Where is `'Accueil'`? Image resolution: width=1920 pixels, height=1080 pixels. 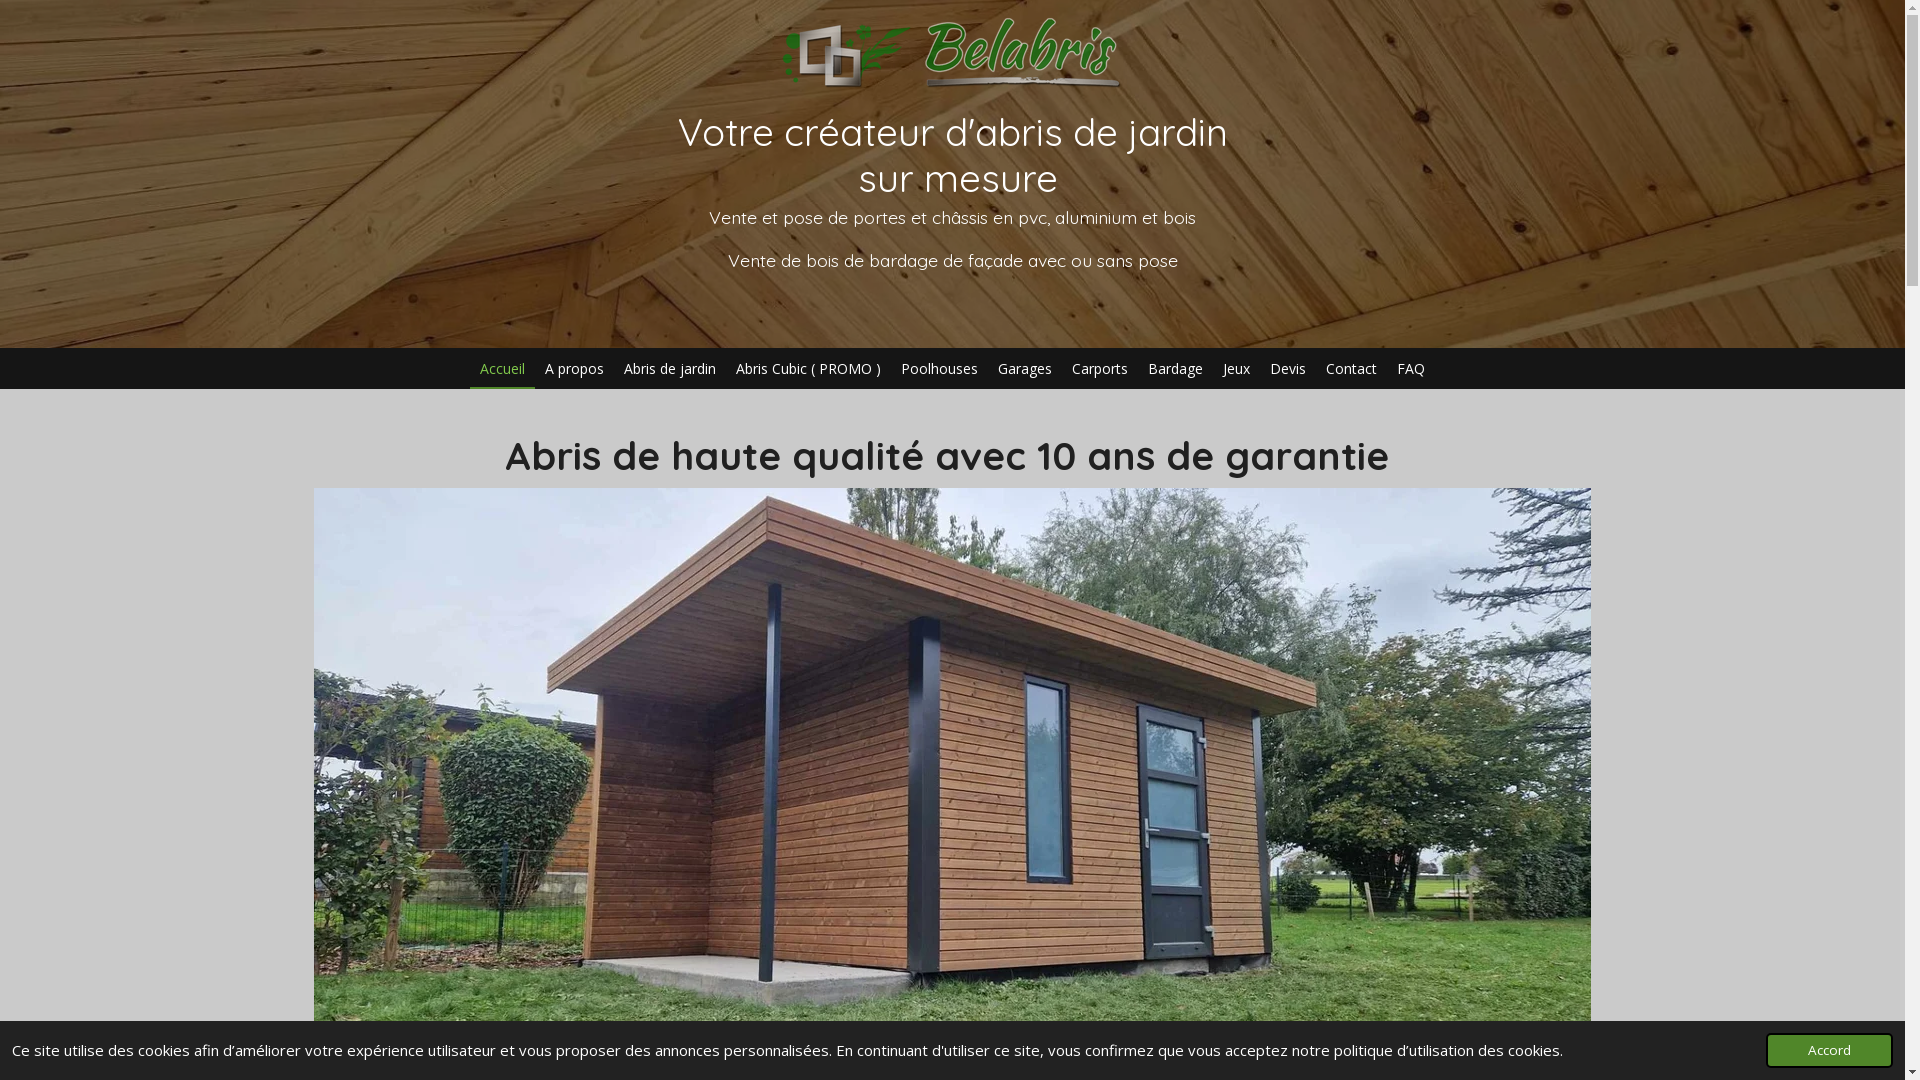
'Accueil' is located at coordinates (502, 368).